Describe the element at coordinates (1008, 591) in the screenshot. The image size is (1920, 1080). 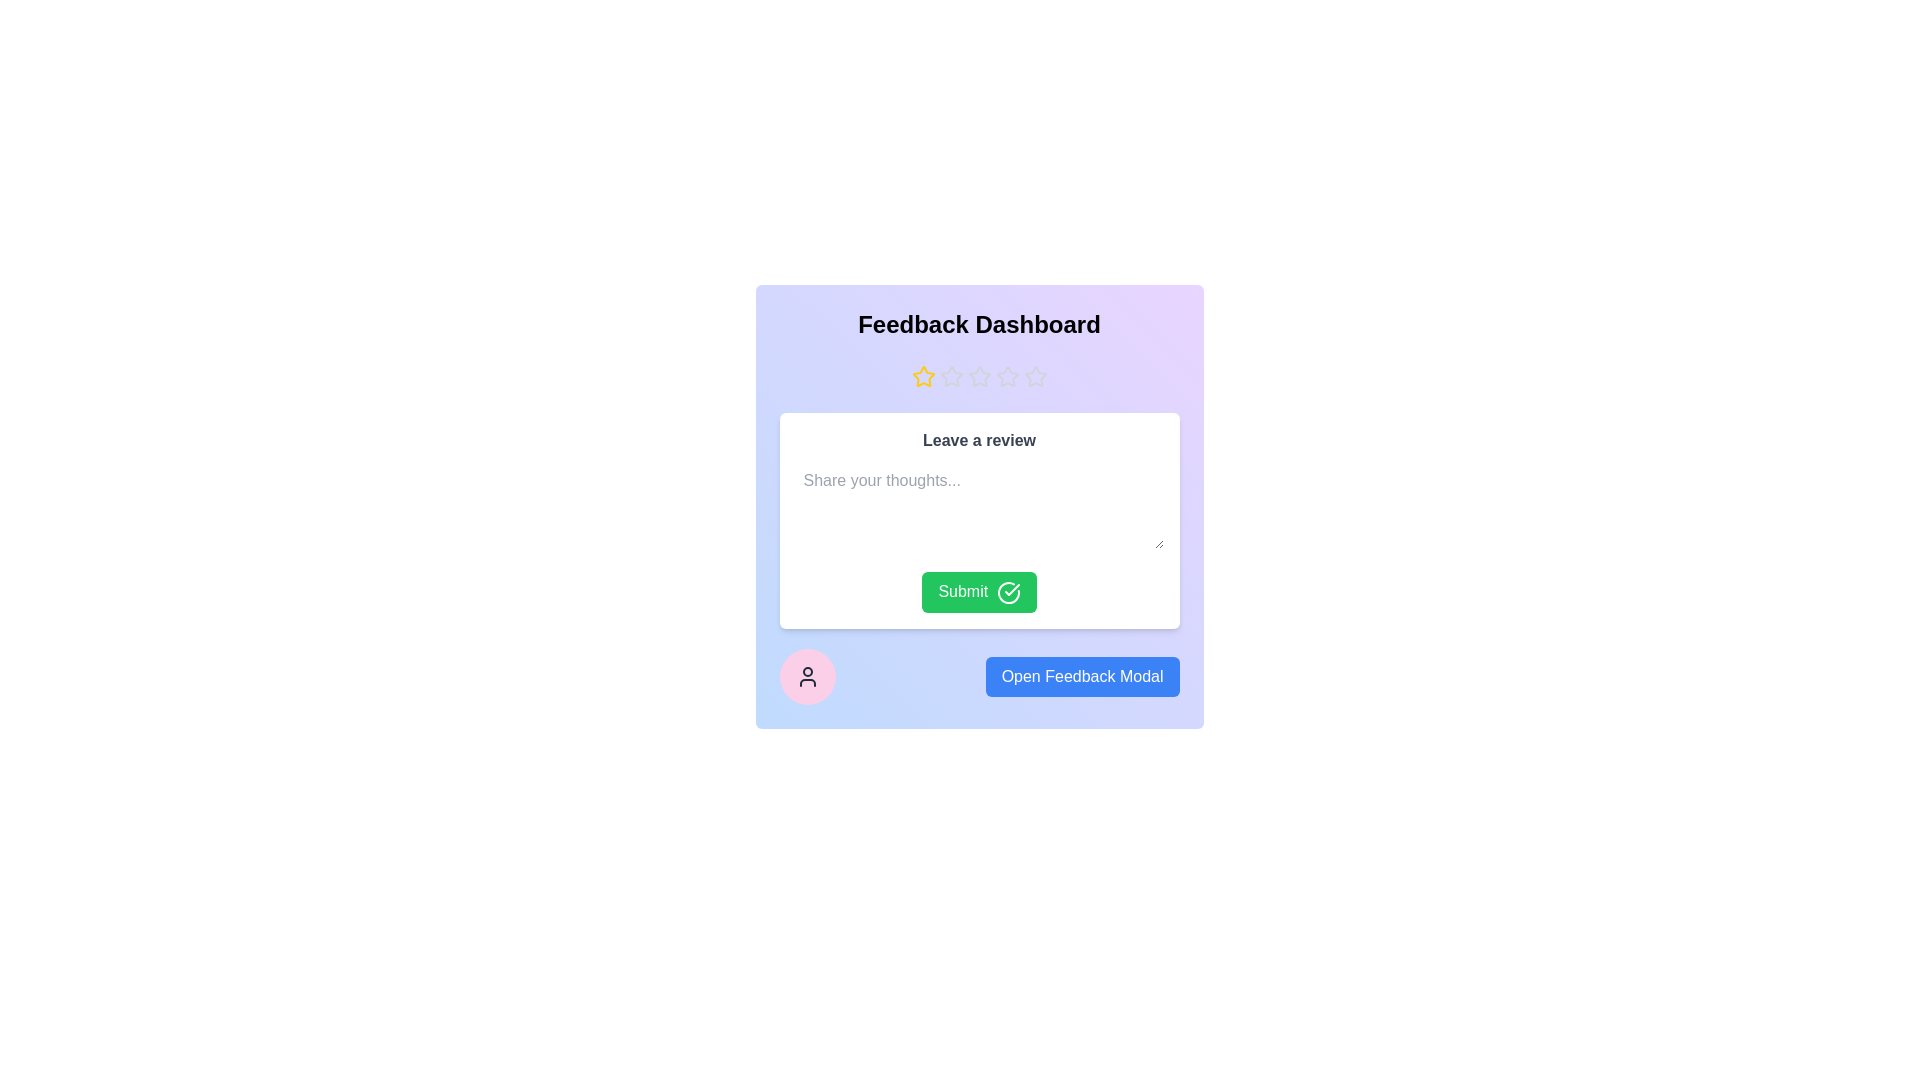
I see `success confirmation icon located to the right of the 'Submit' button, which is a green rectangular button below the review input area, for accessibility purposes` at that location.